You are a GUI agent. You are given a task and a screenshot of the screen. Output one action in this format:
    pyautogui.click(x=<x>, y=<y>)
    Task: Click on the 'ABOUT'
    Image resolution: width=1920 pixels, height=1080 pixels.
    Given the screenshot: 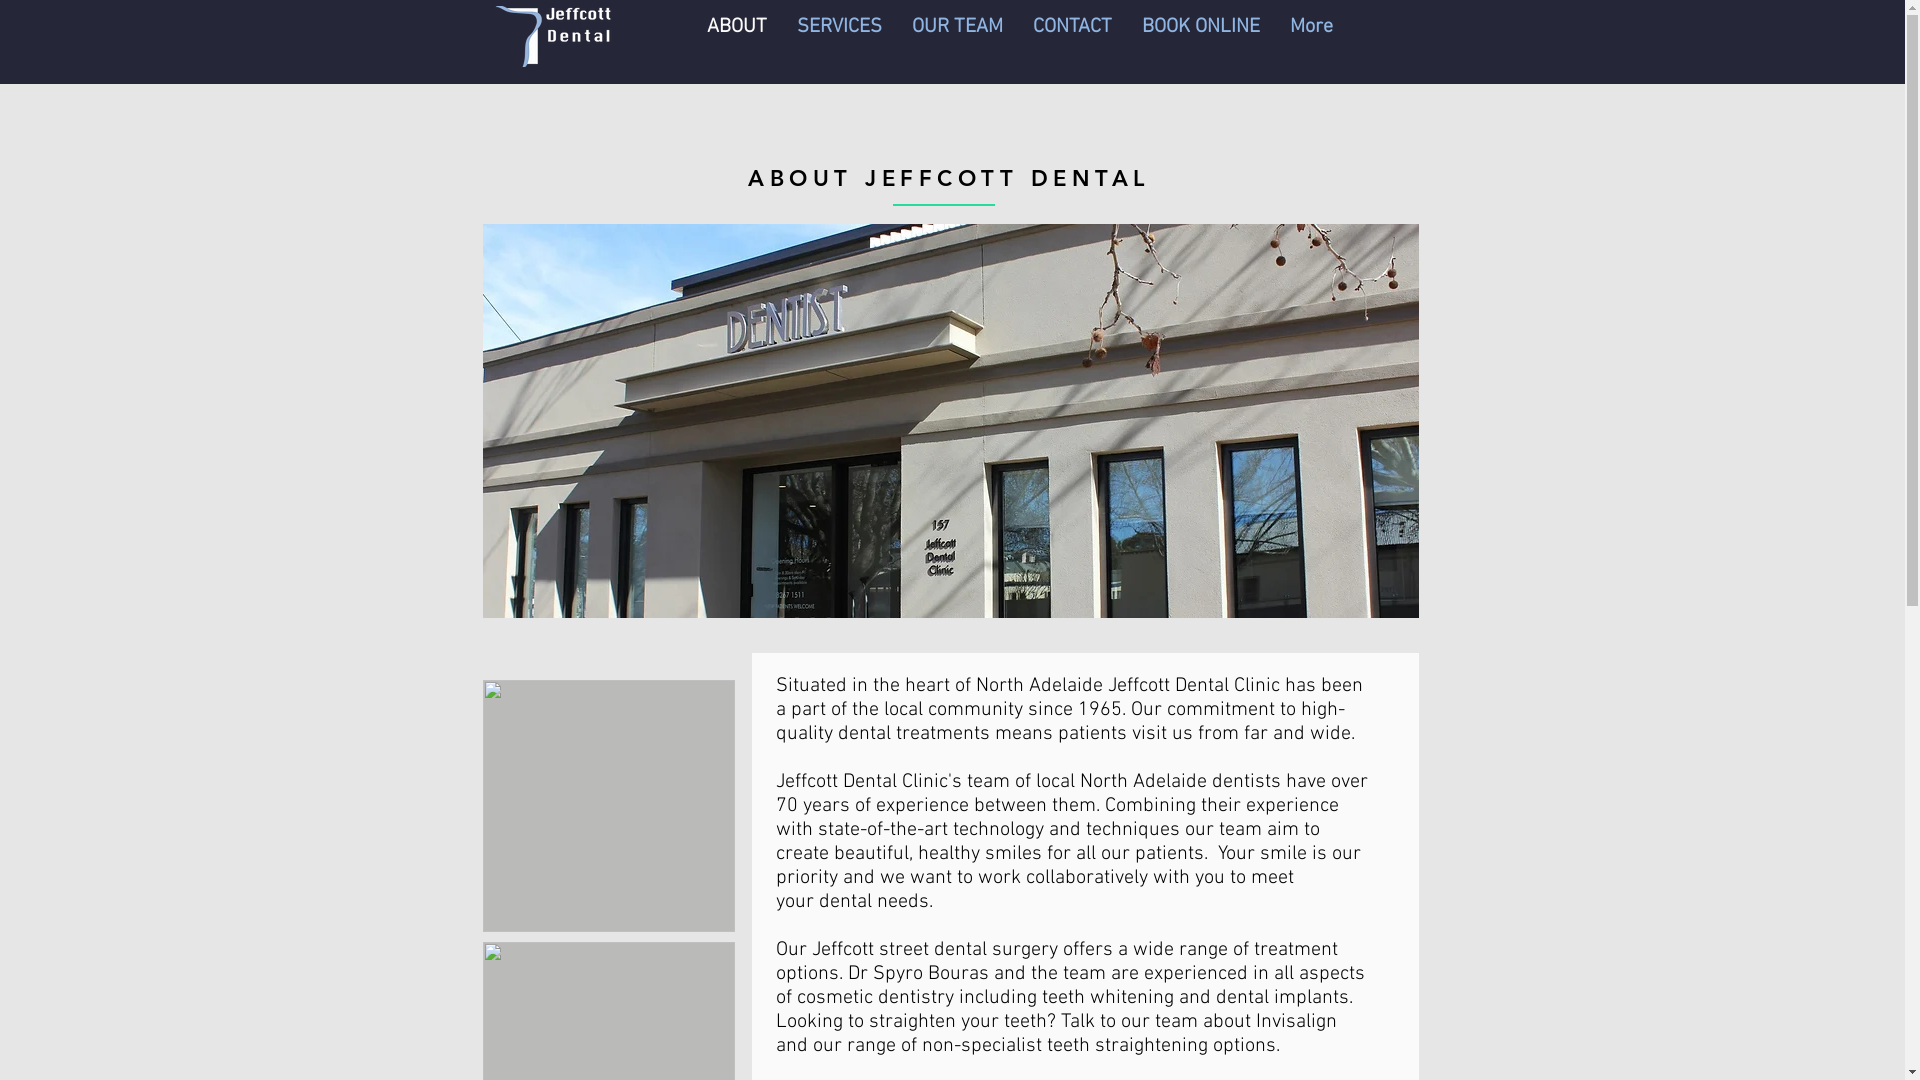 What is the action you would take?
    pyautogui.click(x=736, y=36)
    